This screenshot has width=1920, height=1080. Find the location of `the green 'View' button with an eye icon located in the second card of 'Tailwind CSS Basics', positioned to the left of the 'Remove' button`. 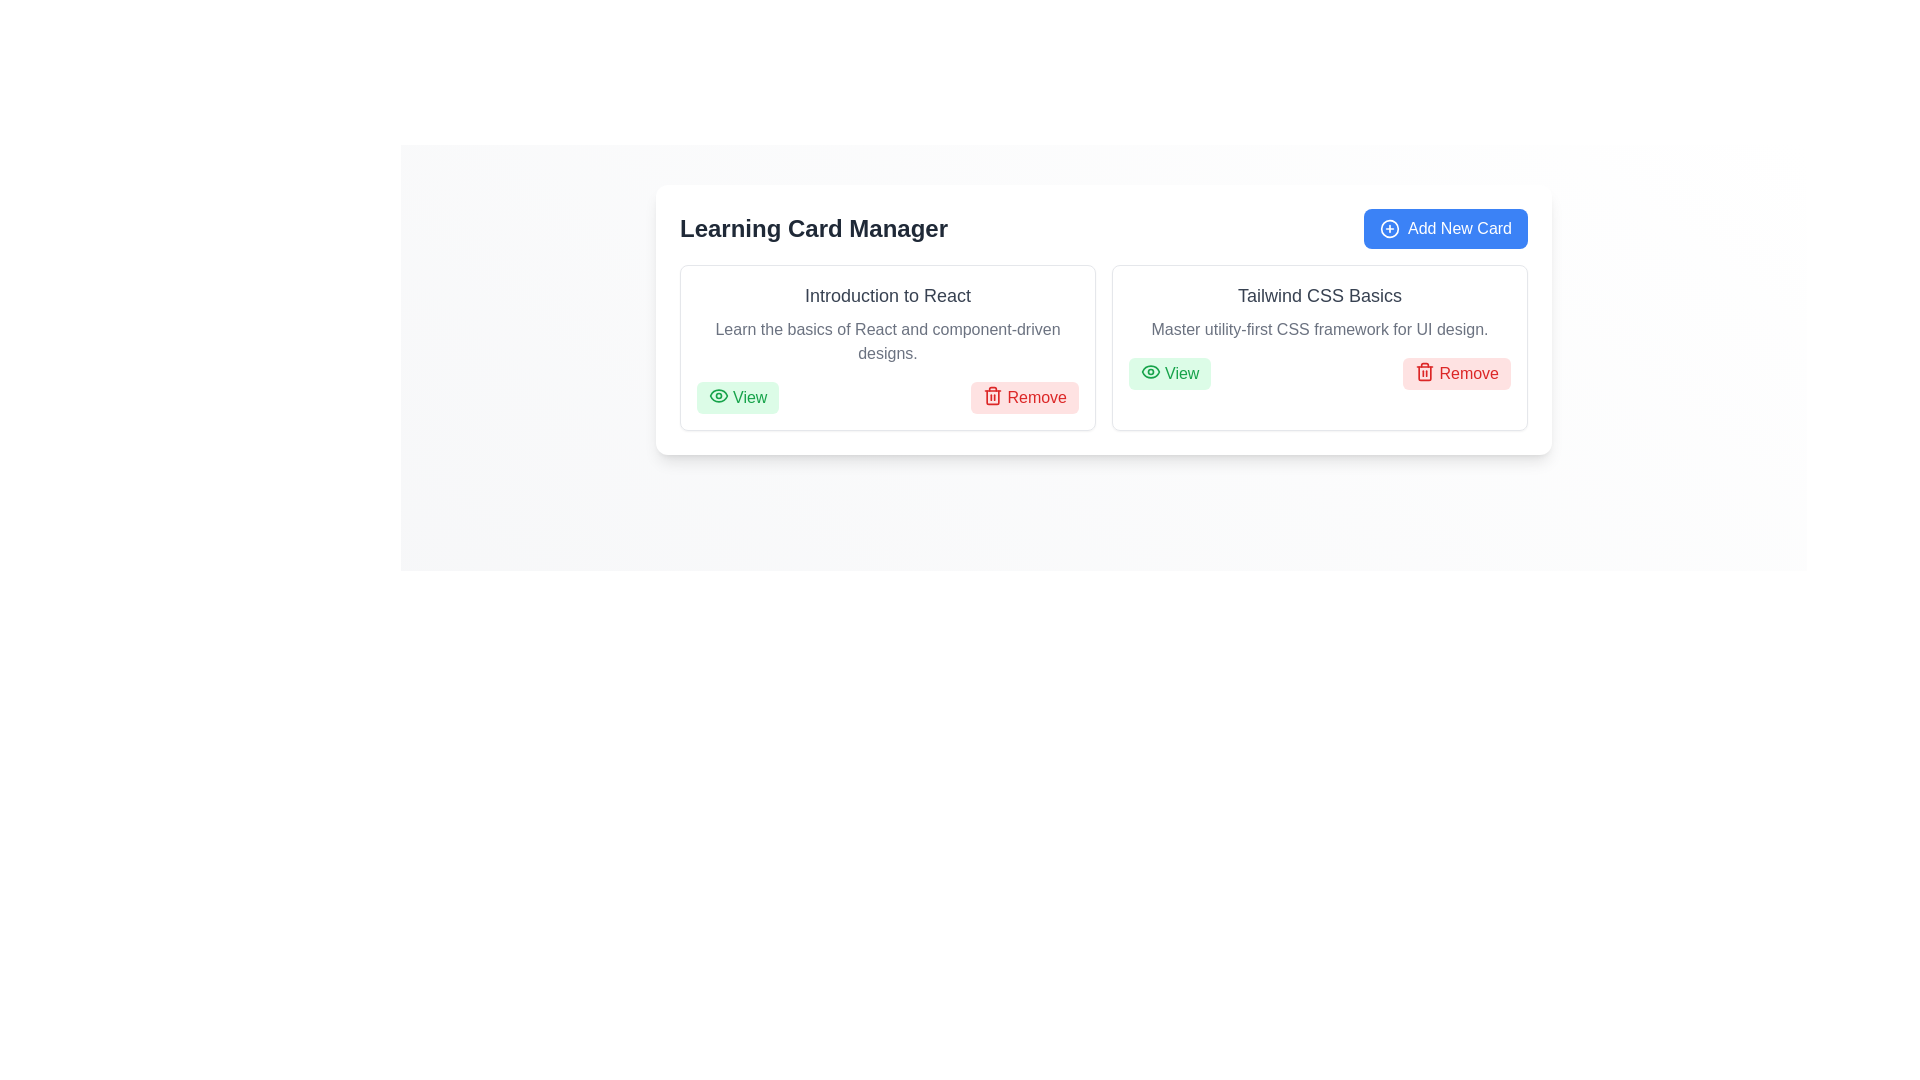

the green 'View' button with an eye icon located in the second card of 'Tailwind CSS Basics', positioned to the left of the 'Remove' button is located at coordinates (1170, 374).